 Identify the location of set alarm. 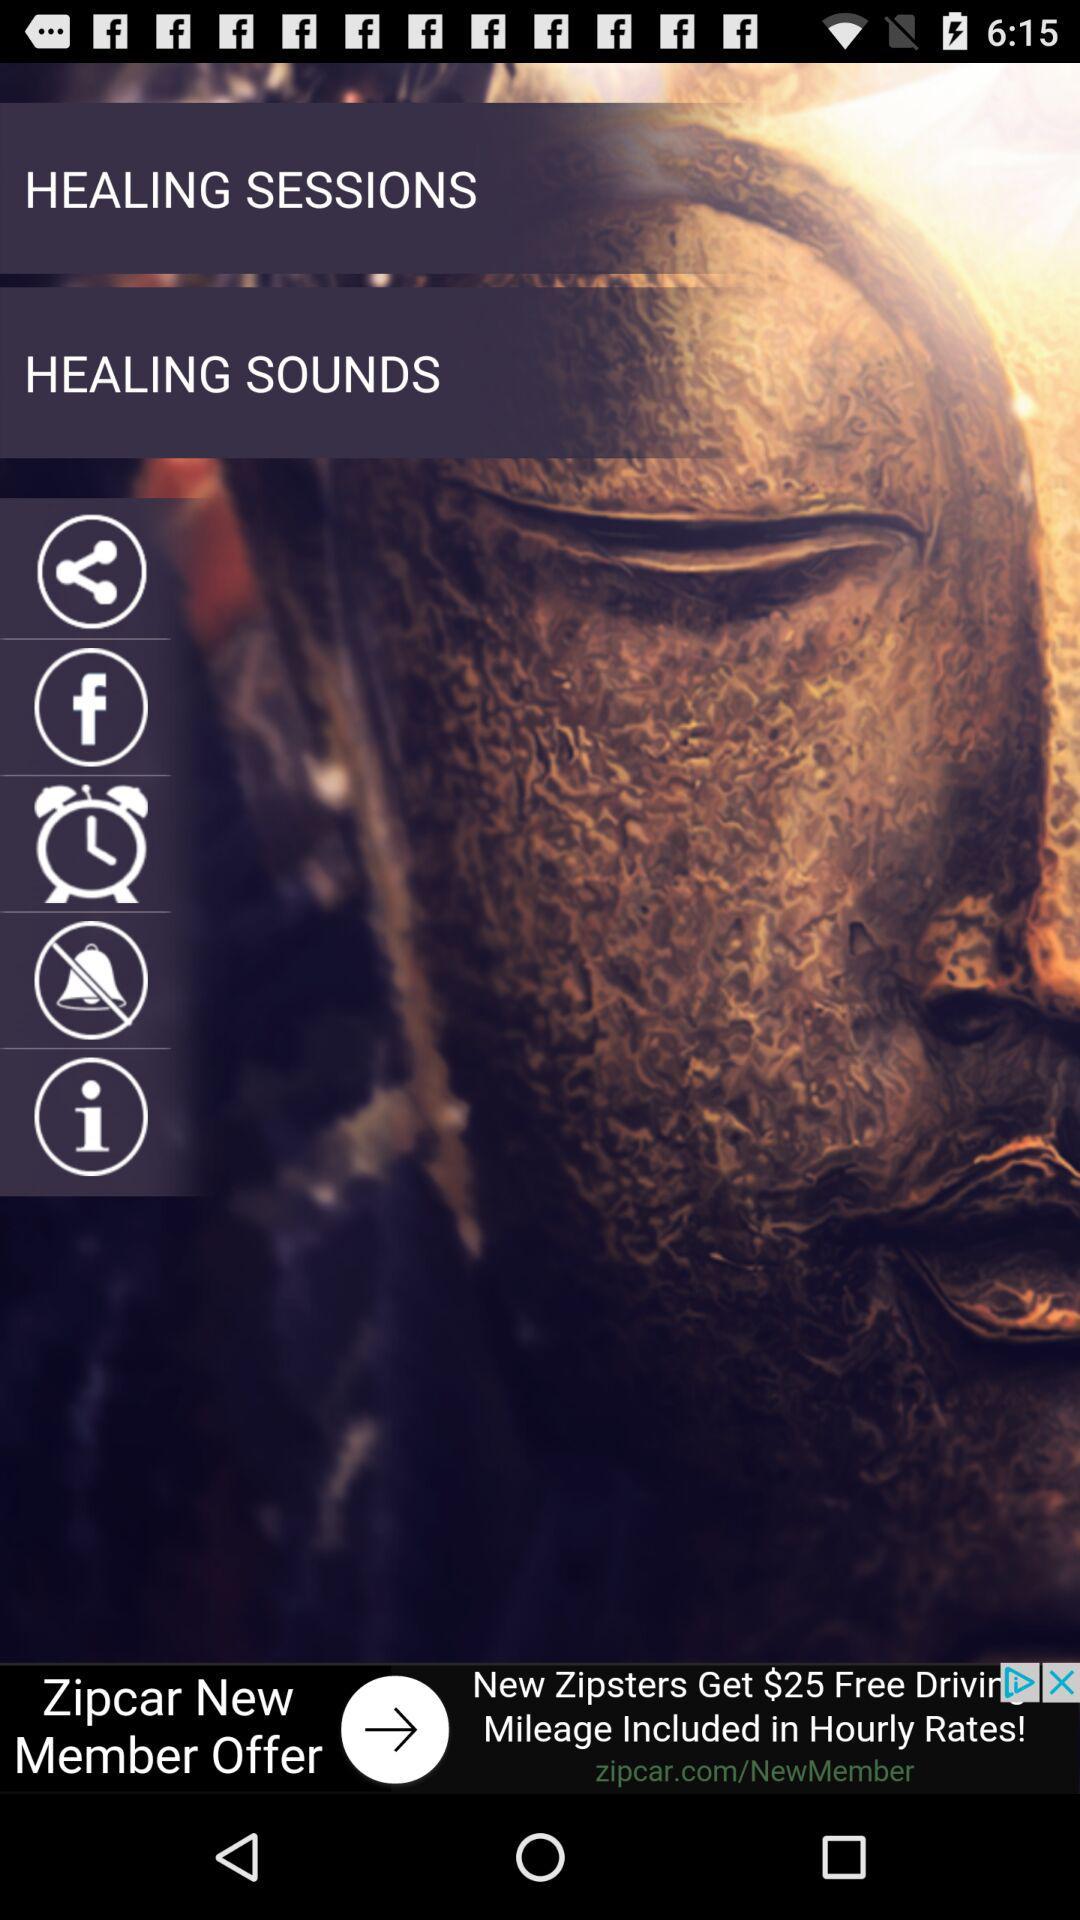
(91, 843).